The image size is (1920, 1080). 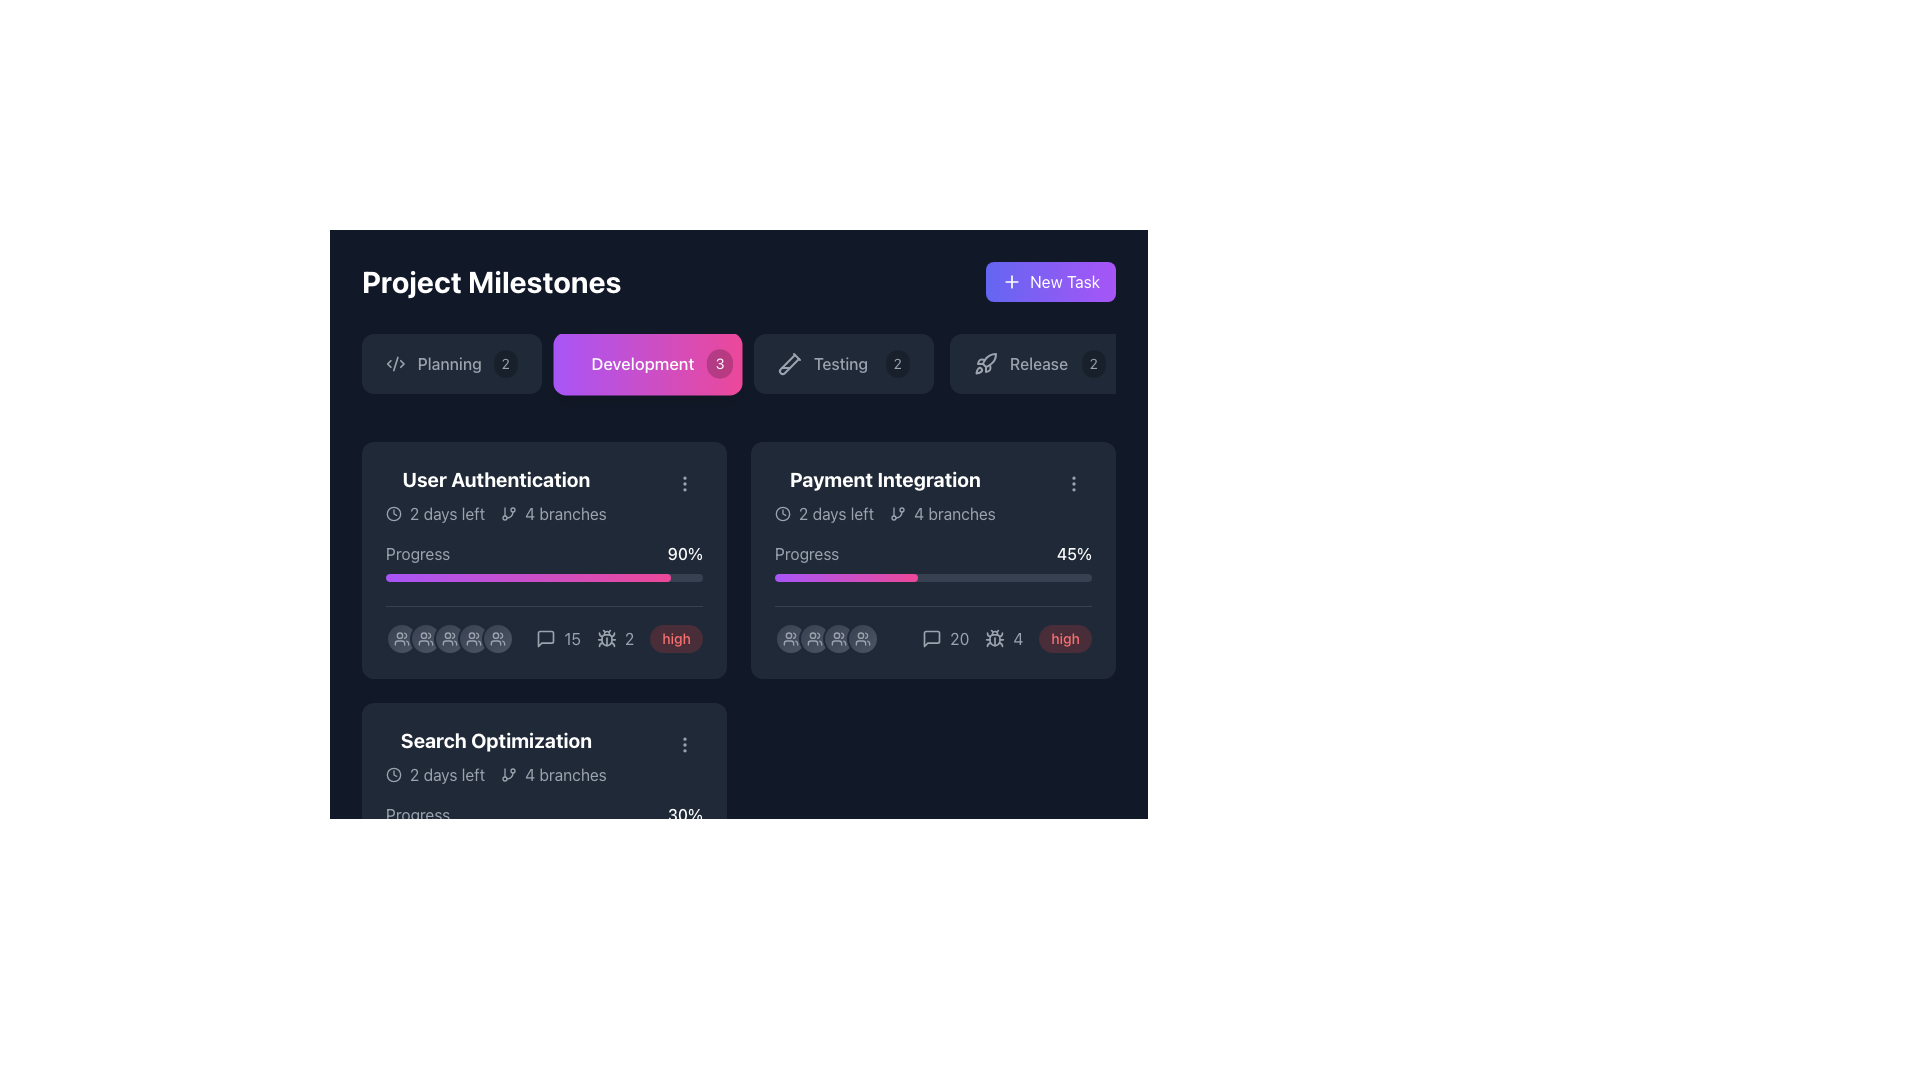 What do you see at coordinates (401, 639) in the screenshot?
I see `the user-related icon located at the bottom left corner of the 'User Authentication' card, which indicates the number of users associated with the task` at bounding box center [401, 639].